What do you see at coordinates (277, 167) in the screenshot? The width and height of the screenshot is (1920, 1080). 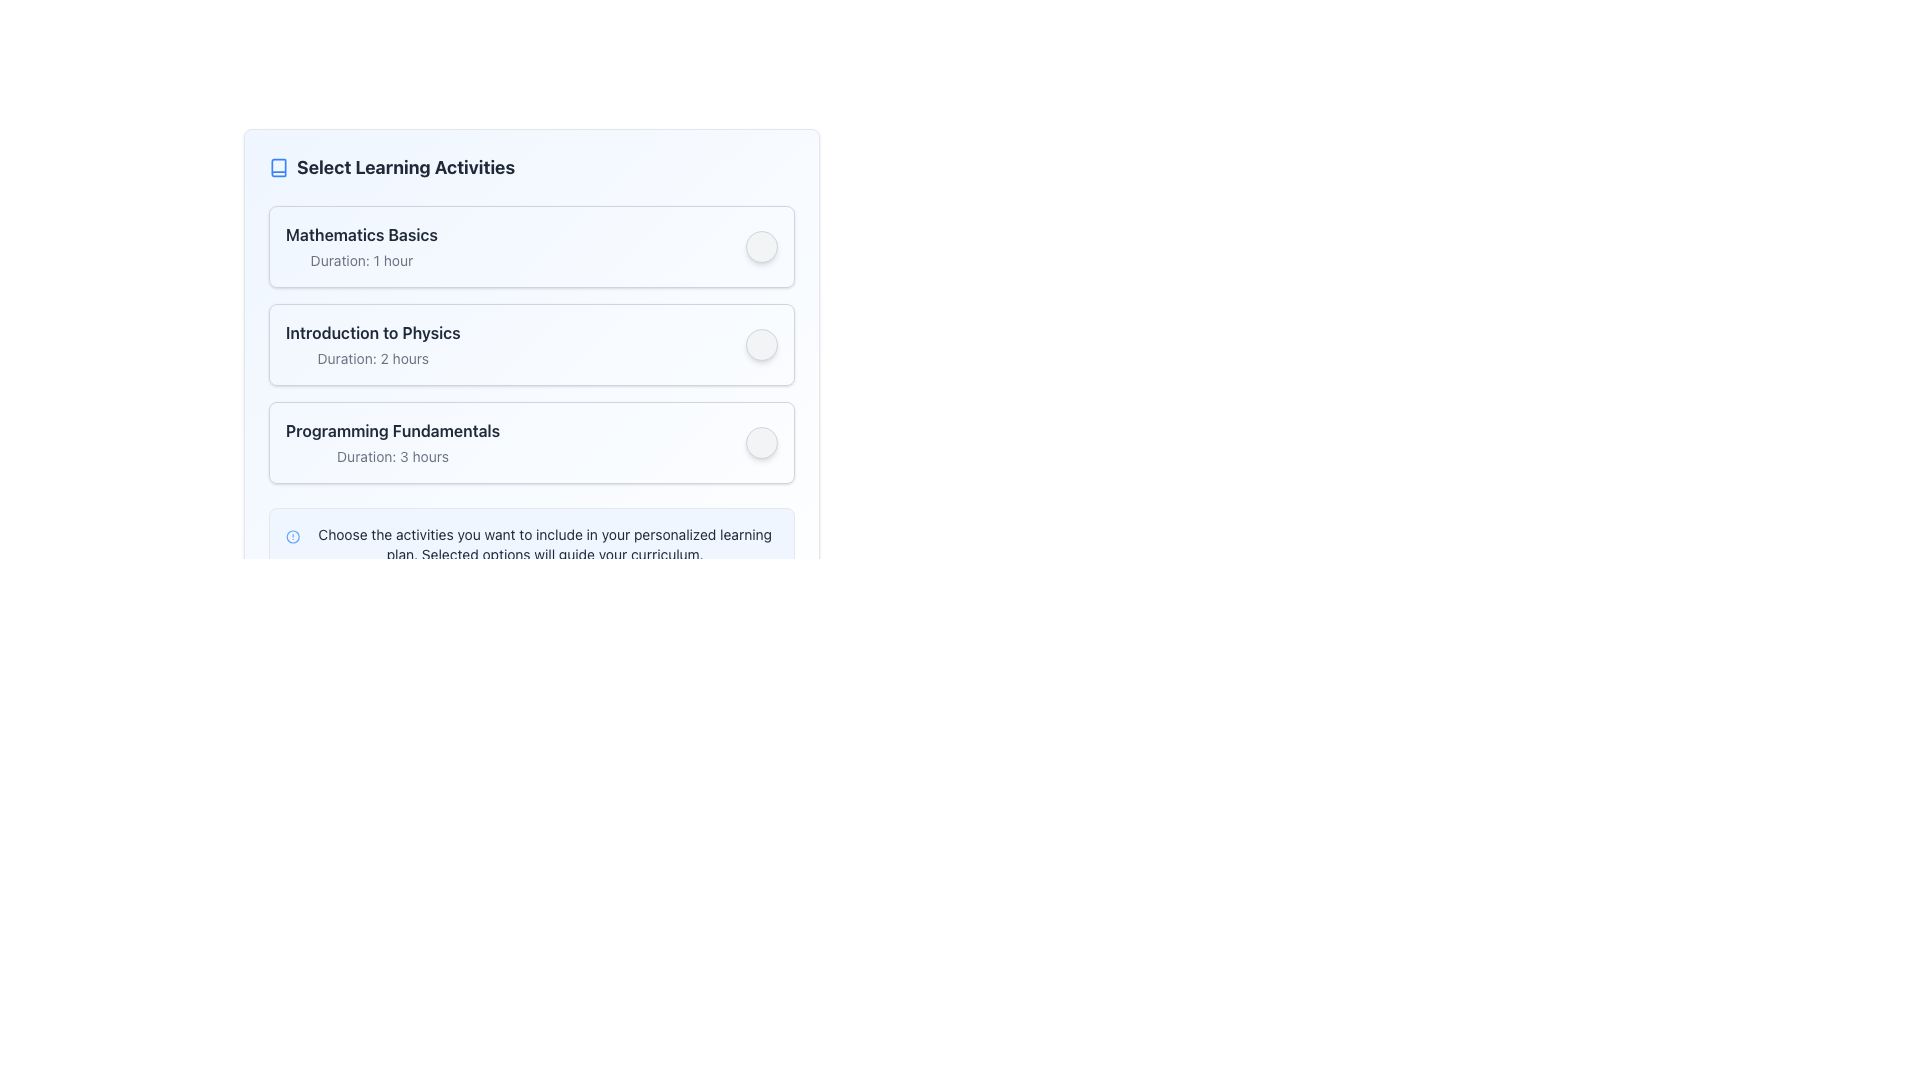 I see `the small blue book icon located to the left of the 'Select Learning Activities' heading` at bounding box center [277, 167].